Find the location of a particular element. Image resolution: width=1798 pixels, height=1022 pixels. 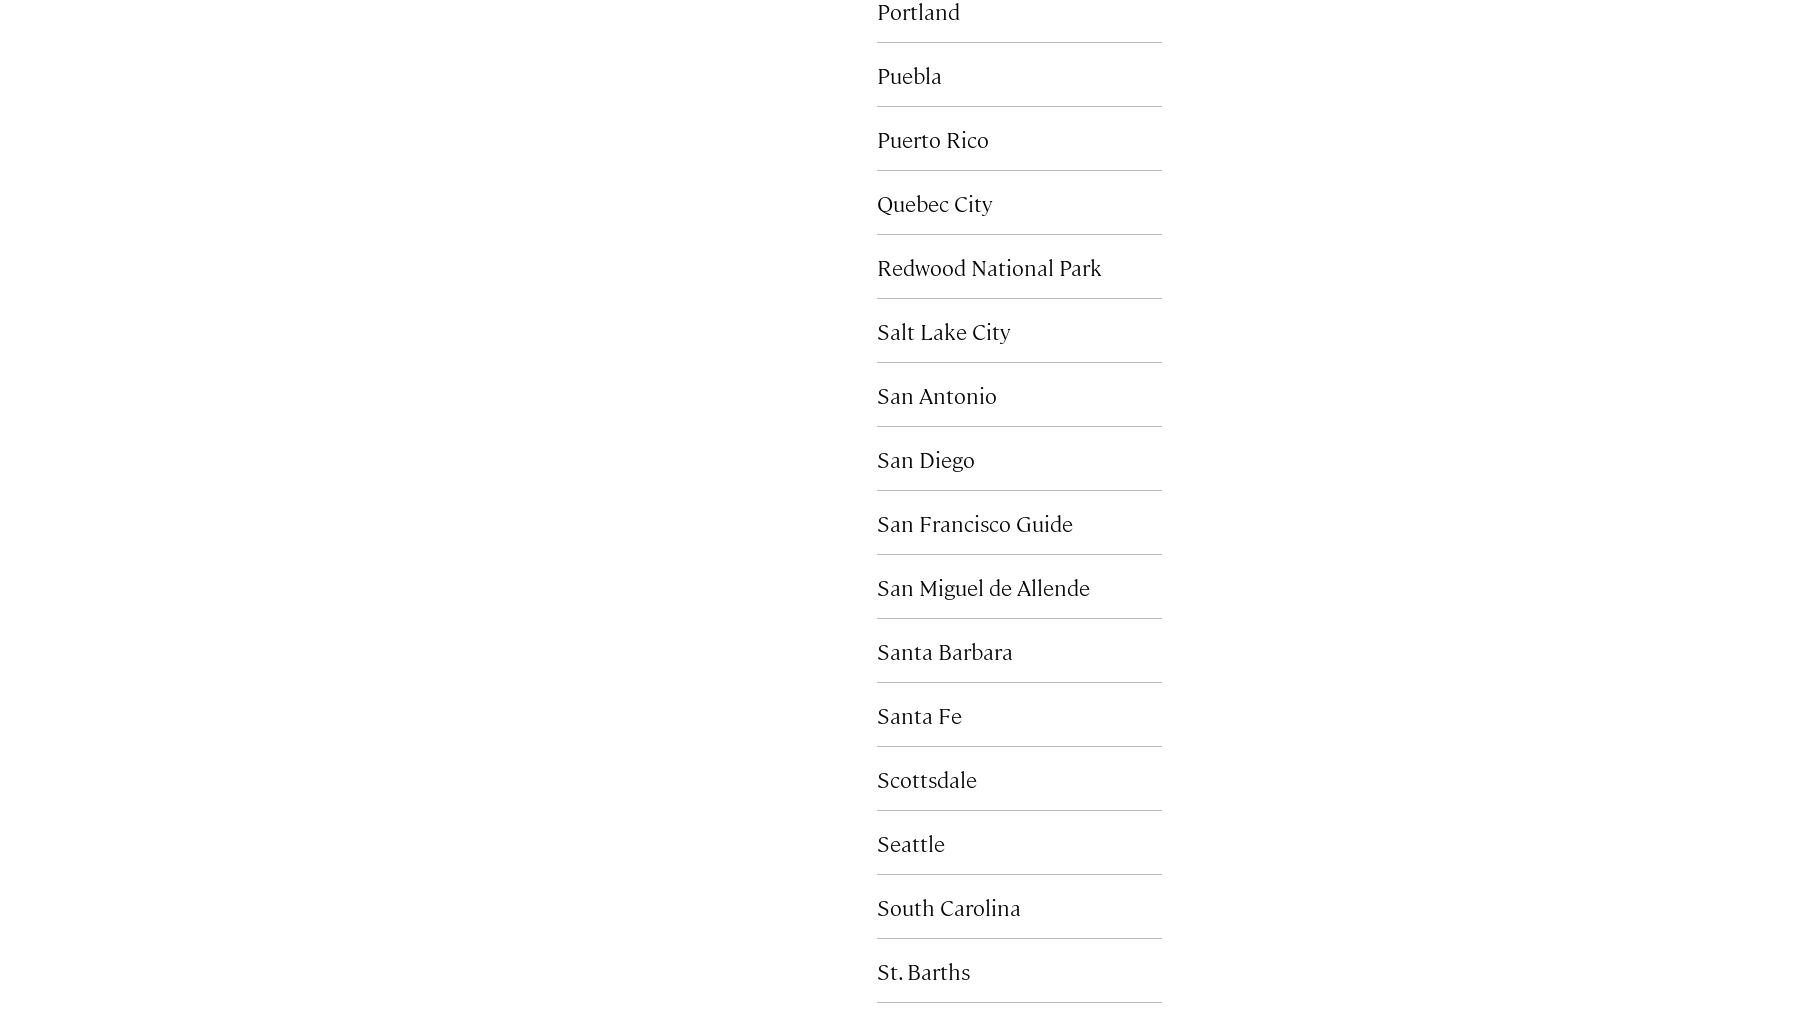

'Puebla' is located at coordinates (877, 73).